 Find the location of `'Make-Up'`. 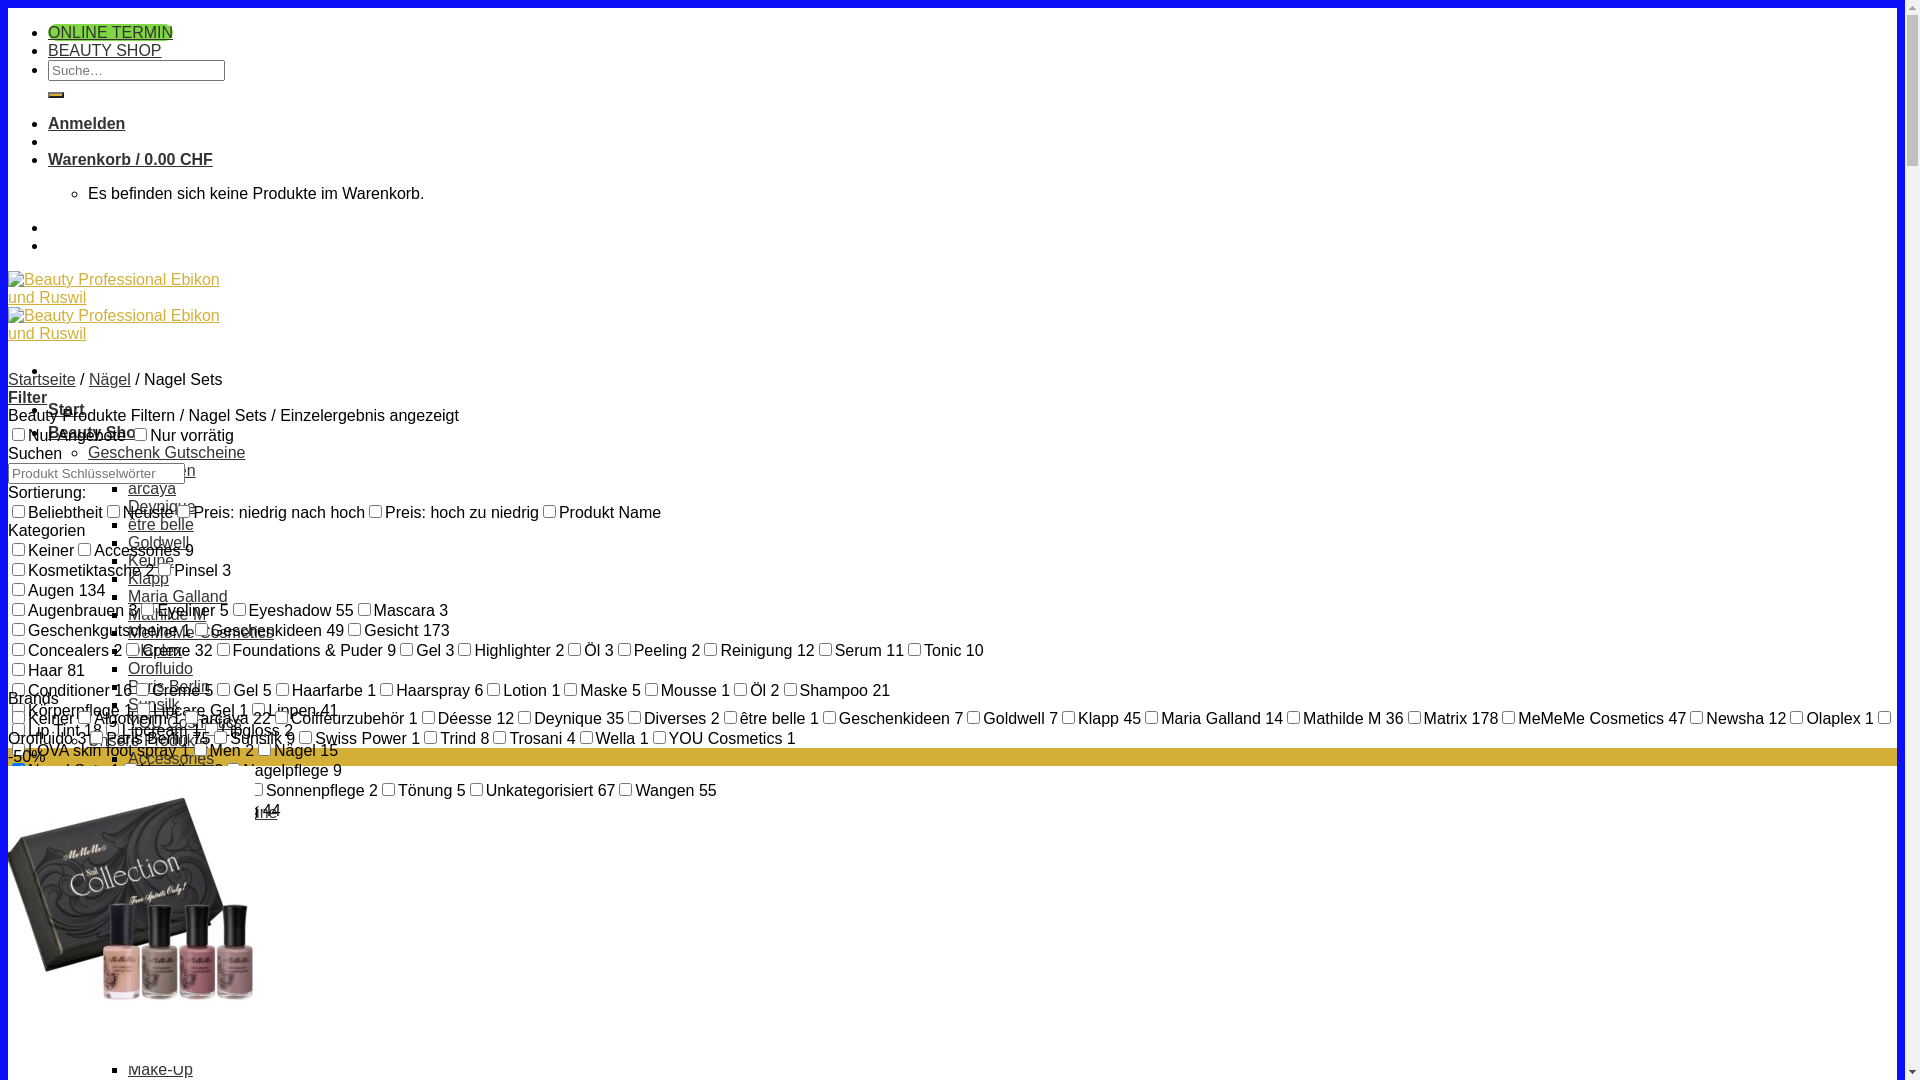

'Make-Up' is located at coordinates (160, 1068).